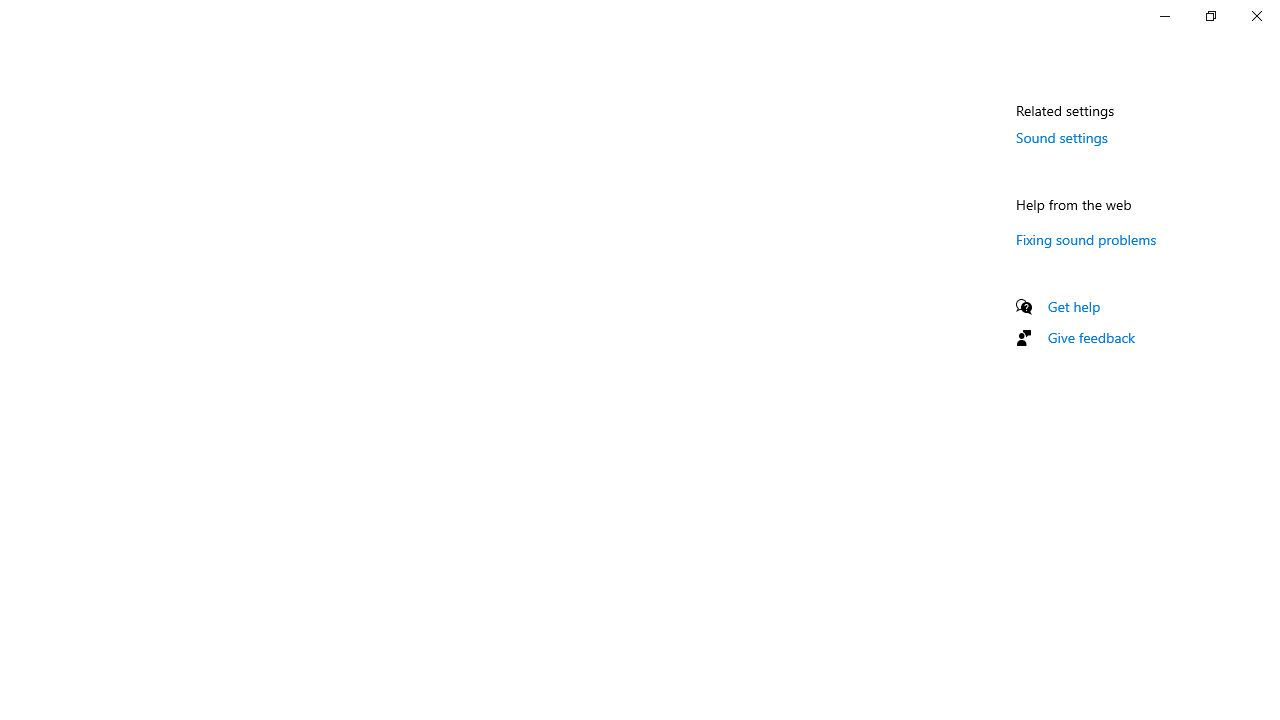 The height and width of the screenshot is (720, 1280). Describe the element at coordinates (1209, 15) in the screenshot. I see `'Restore Settings'` at that location.